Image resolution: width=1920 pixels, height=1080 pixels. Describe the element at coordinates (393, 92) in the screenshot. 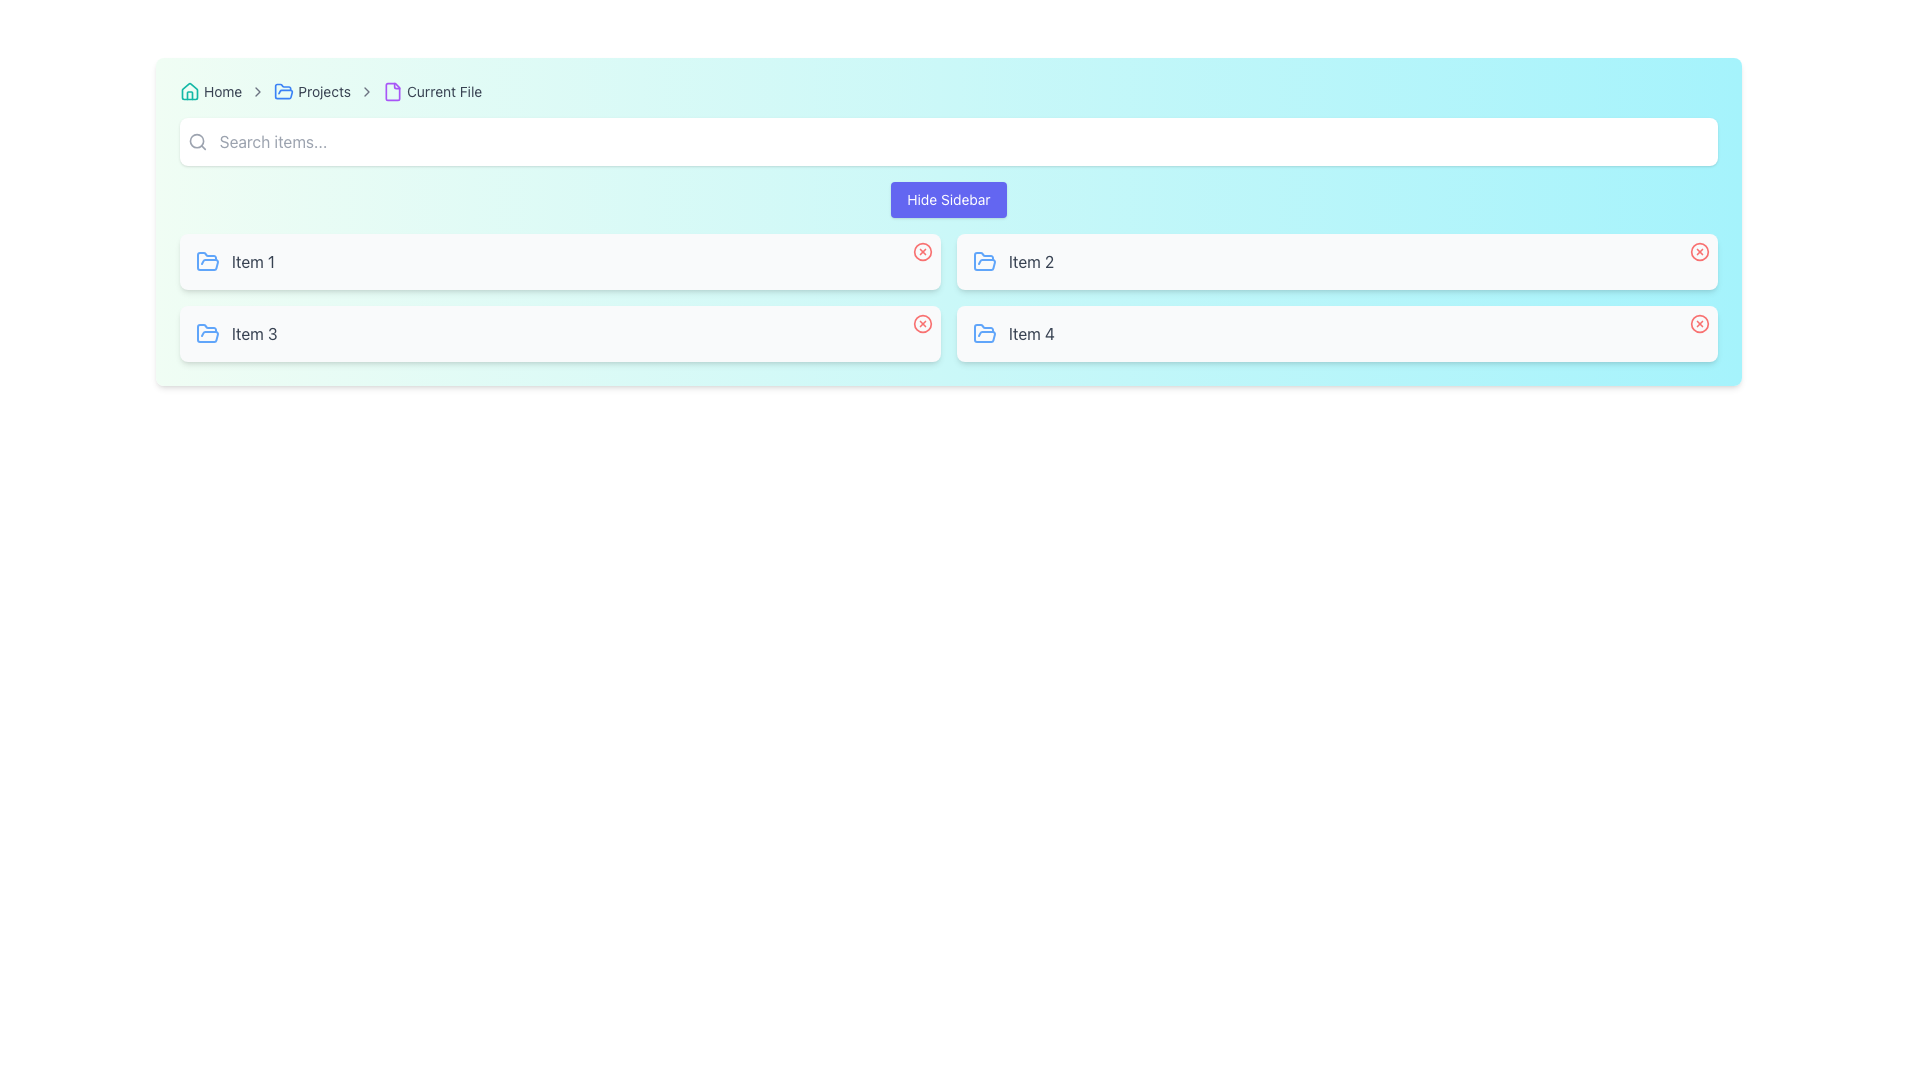

I see `the 'Current File' icon in the breadcrumb navigation bar, which helps users identify their current location within the application` at that location.